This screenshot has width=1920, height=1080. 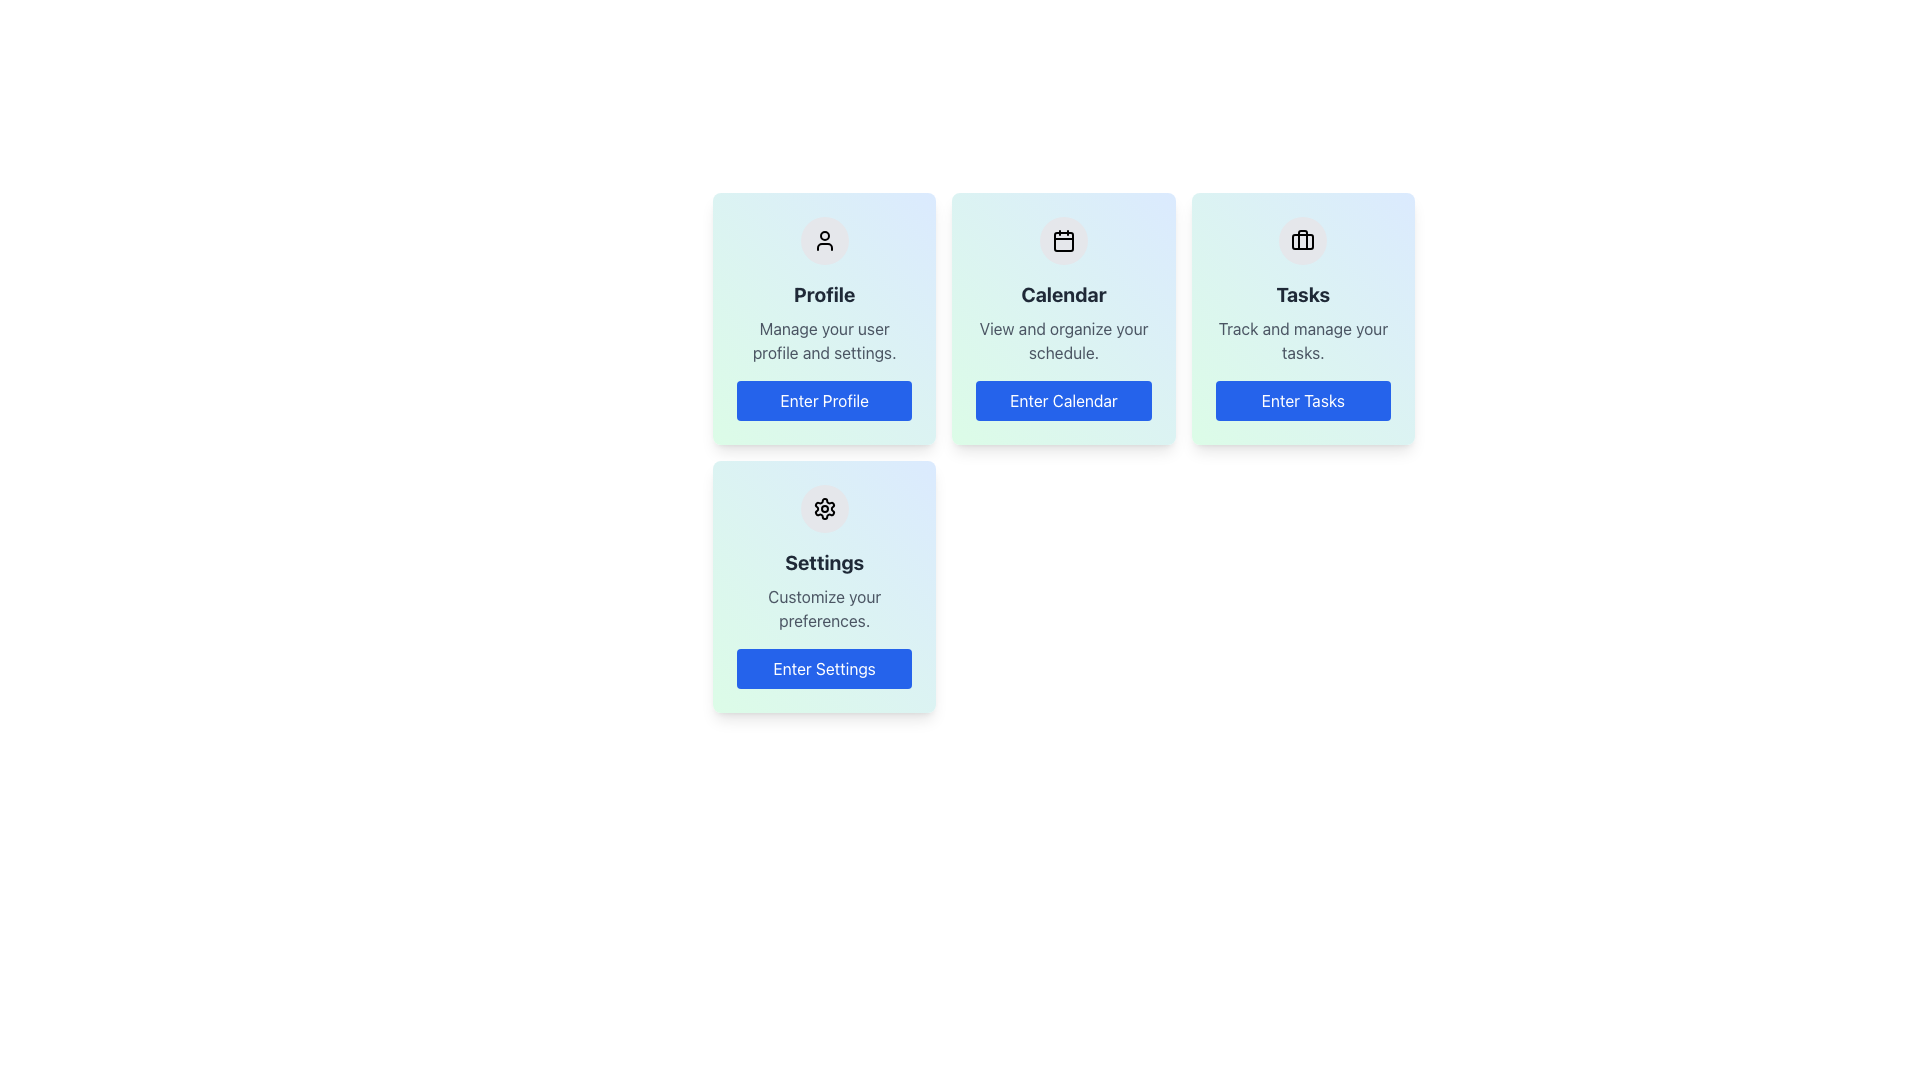 What do you see at coordinates (1303, 401) in the screenshot?
I see `the button located at the bottom of the 'Tasks' card, which initiates action related to task management` at bounding box center [1303, 401].